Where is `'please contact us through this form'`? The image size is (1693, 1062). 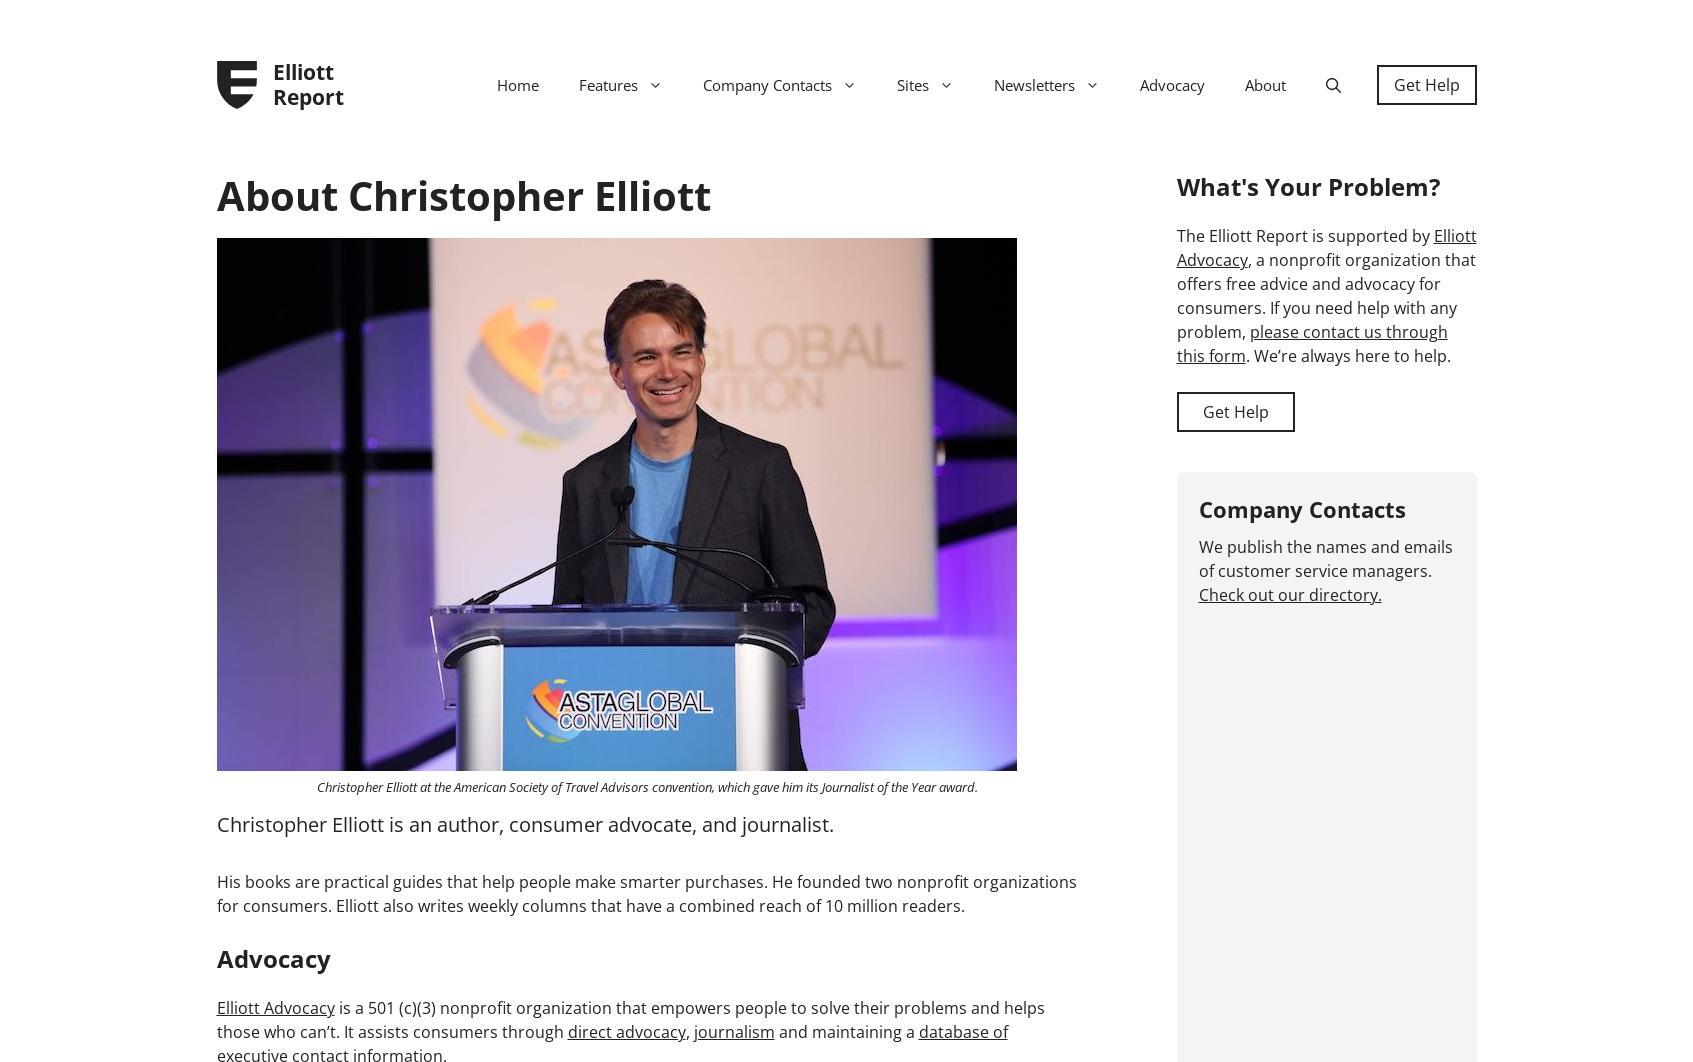
'please contact us through this form' is located at coordinates (1310, 342).